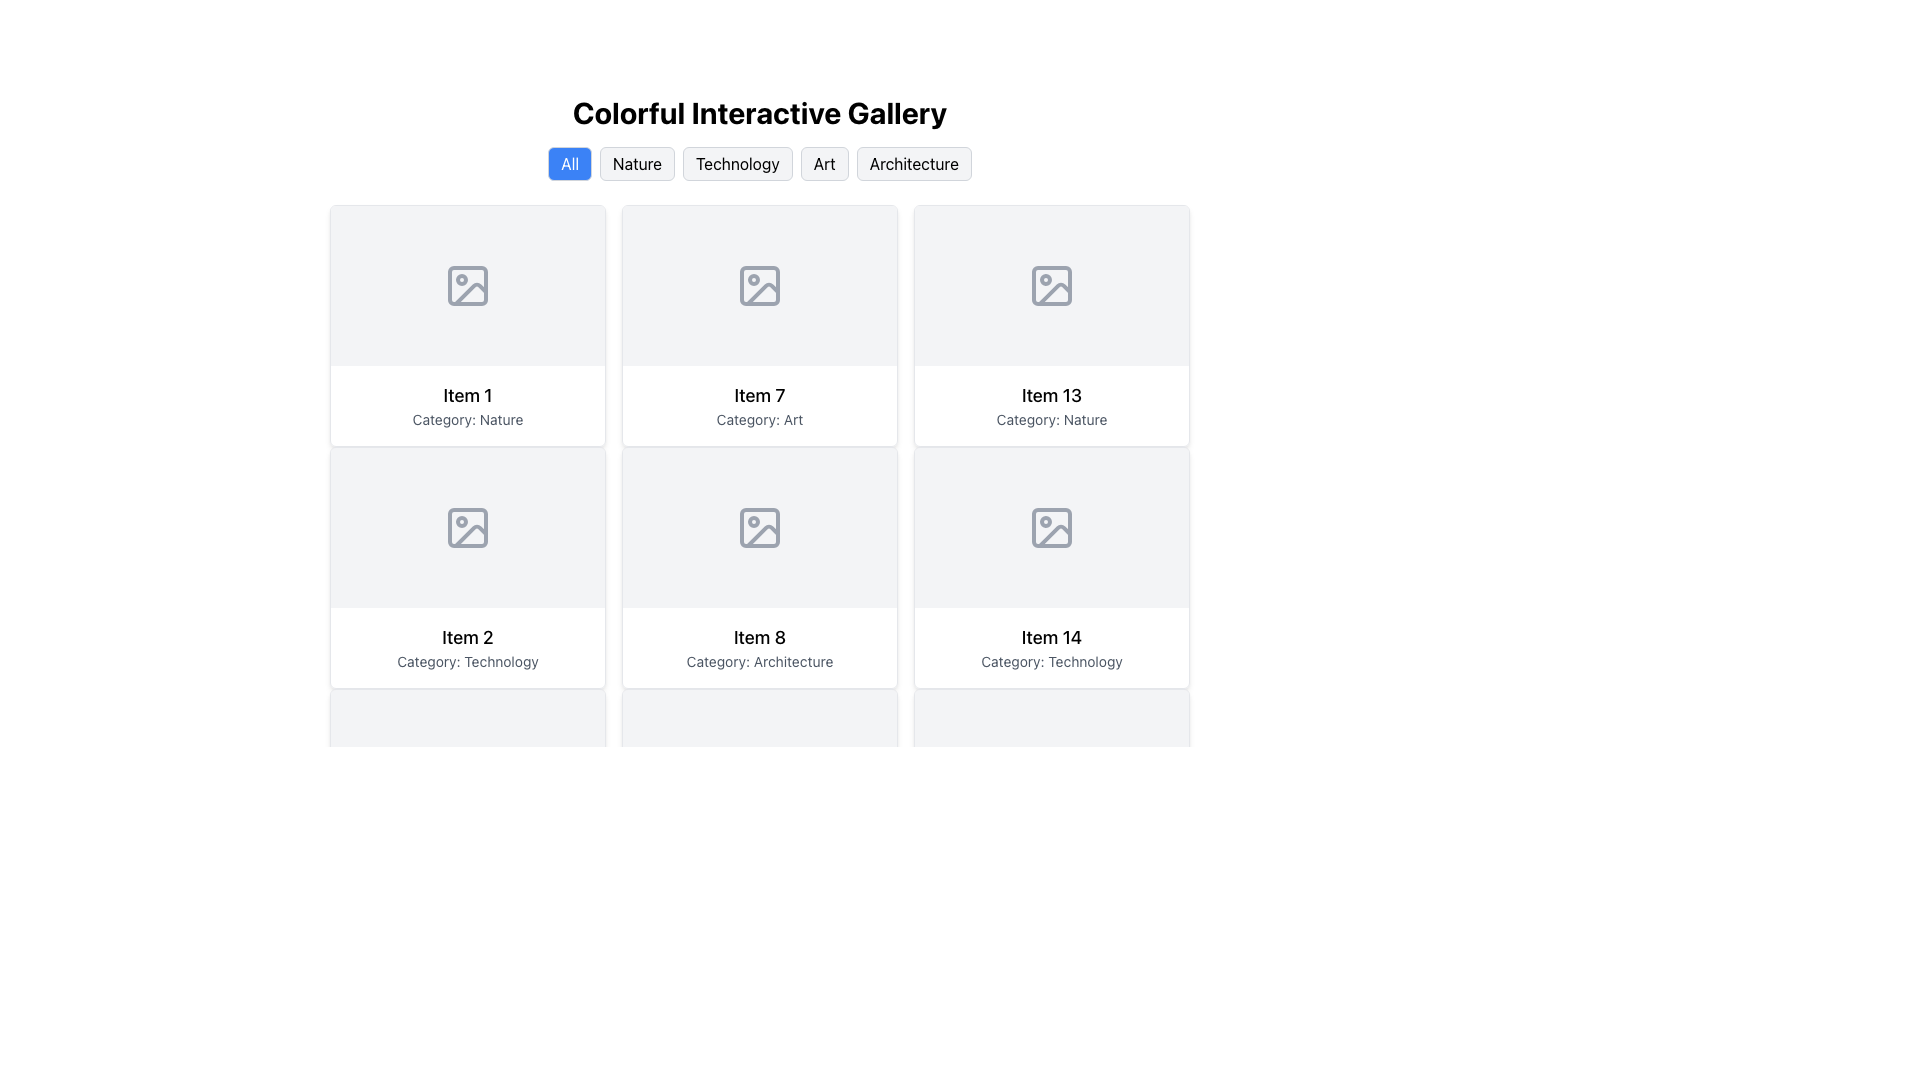  Describe the element at coordinates (469, 535) in the screenshot. I see `the decorative graphical element within the SVG icon located in the second row, first column of the grid layout, above the 'Item 2' text label` at that location.